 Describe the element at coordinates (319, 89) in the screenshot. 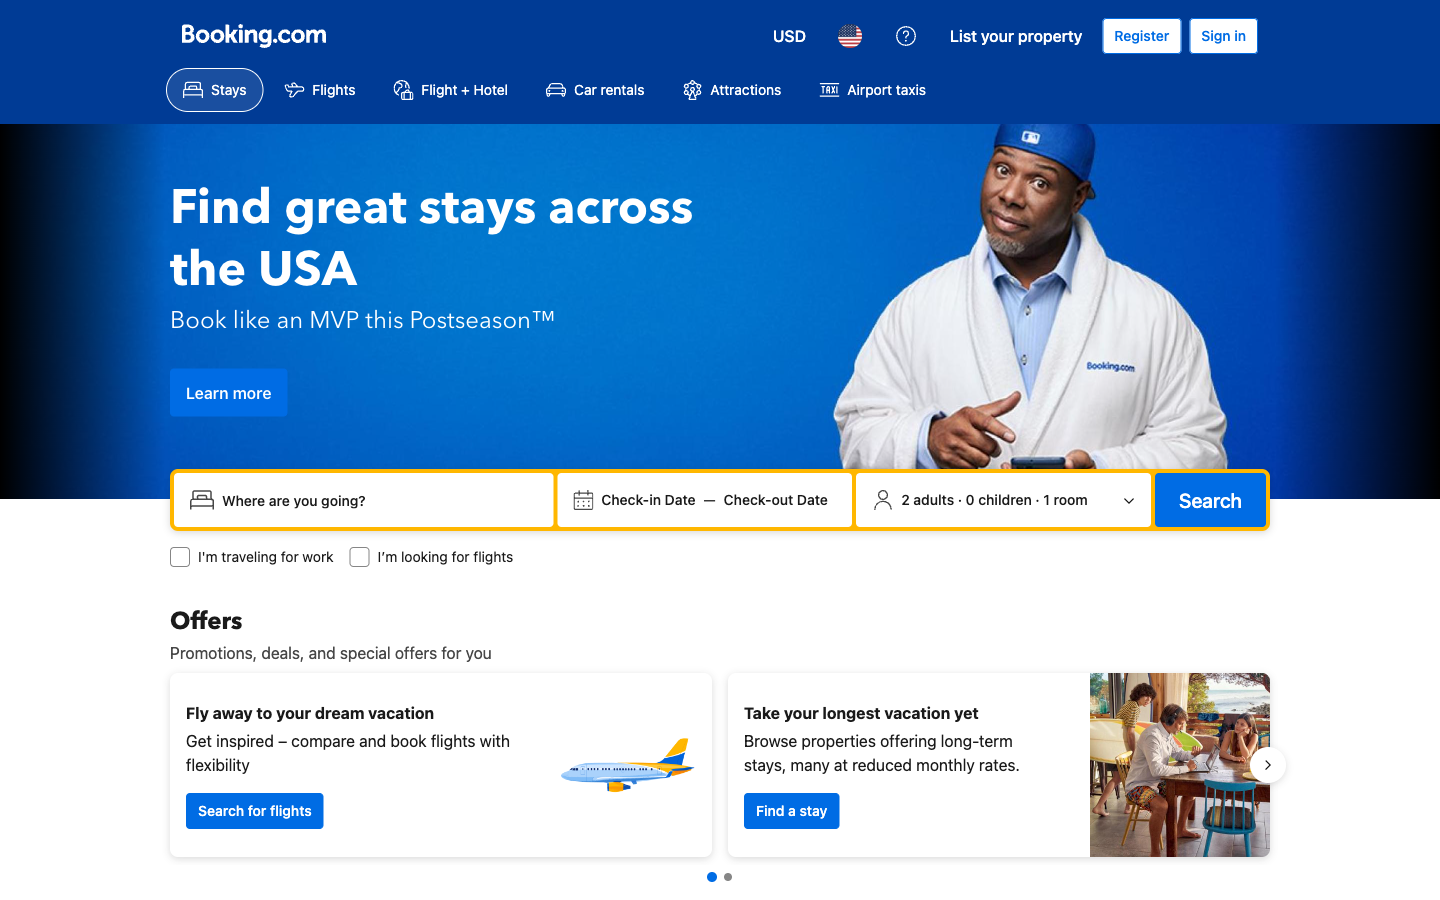

I see `Search for flights using the flights button` at that location.